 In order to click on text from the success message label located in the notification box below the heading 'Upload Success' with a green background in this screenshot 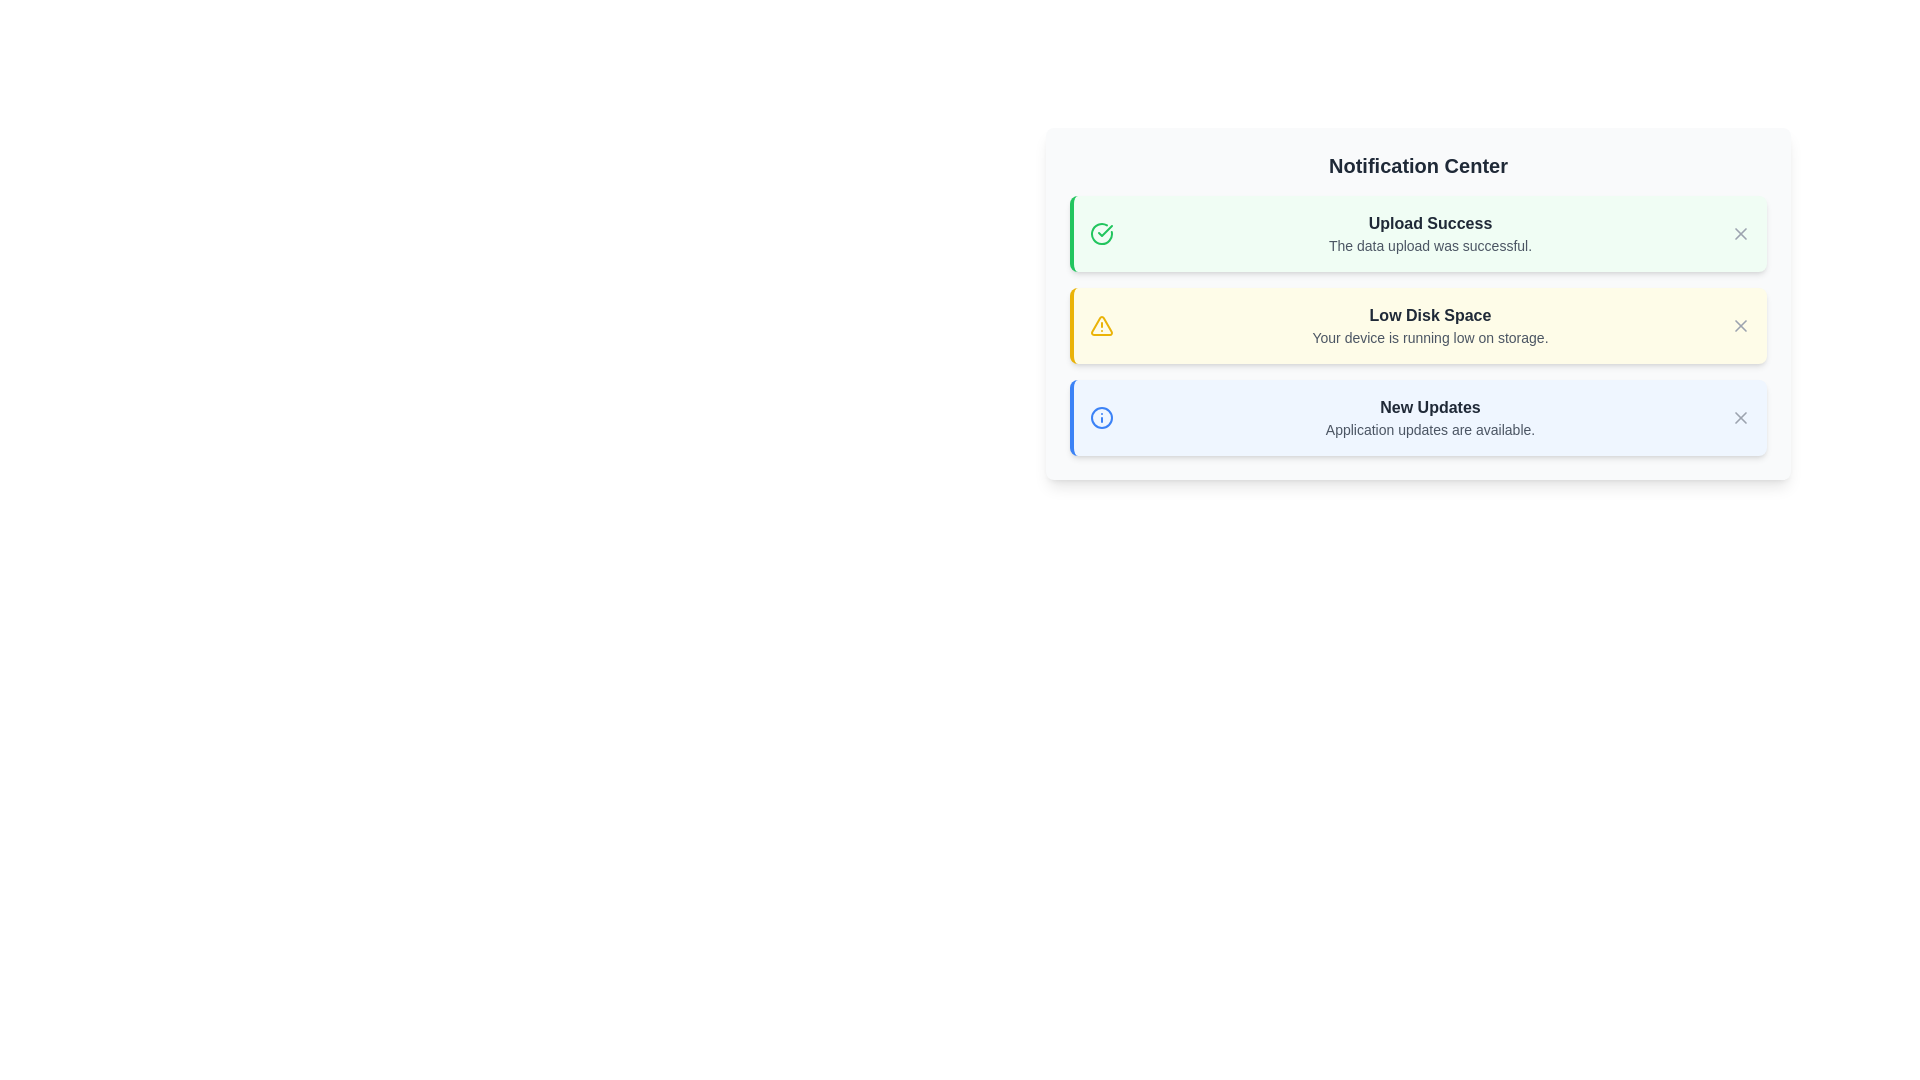, I will do `click(1429, 245)`.